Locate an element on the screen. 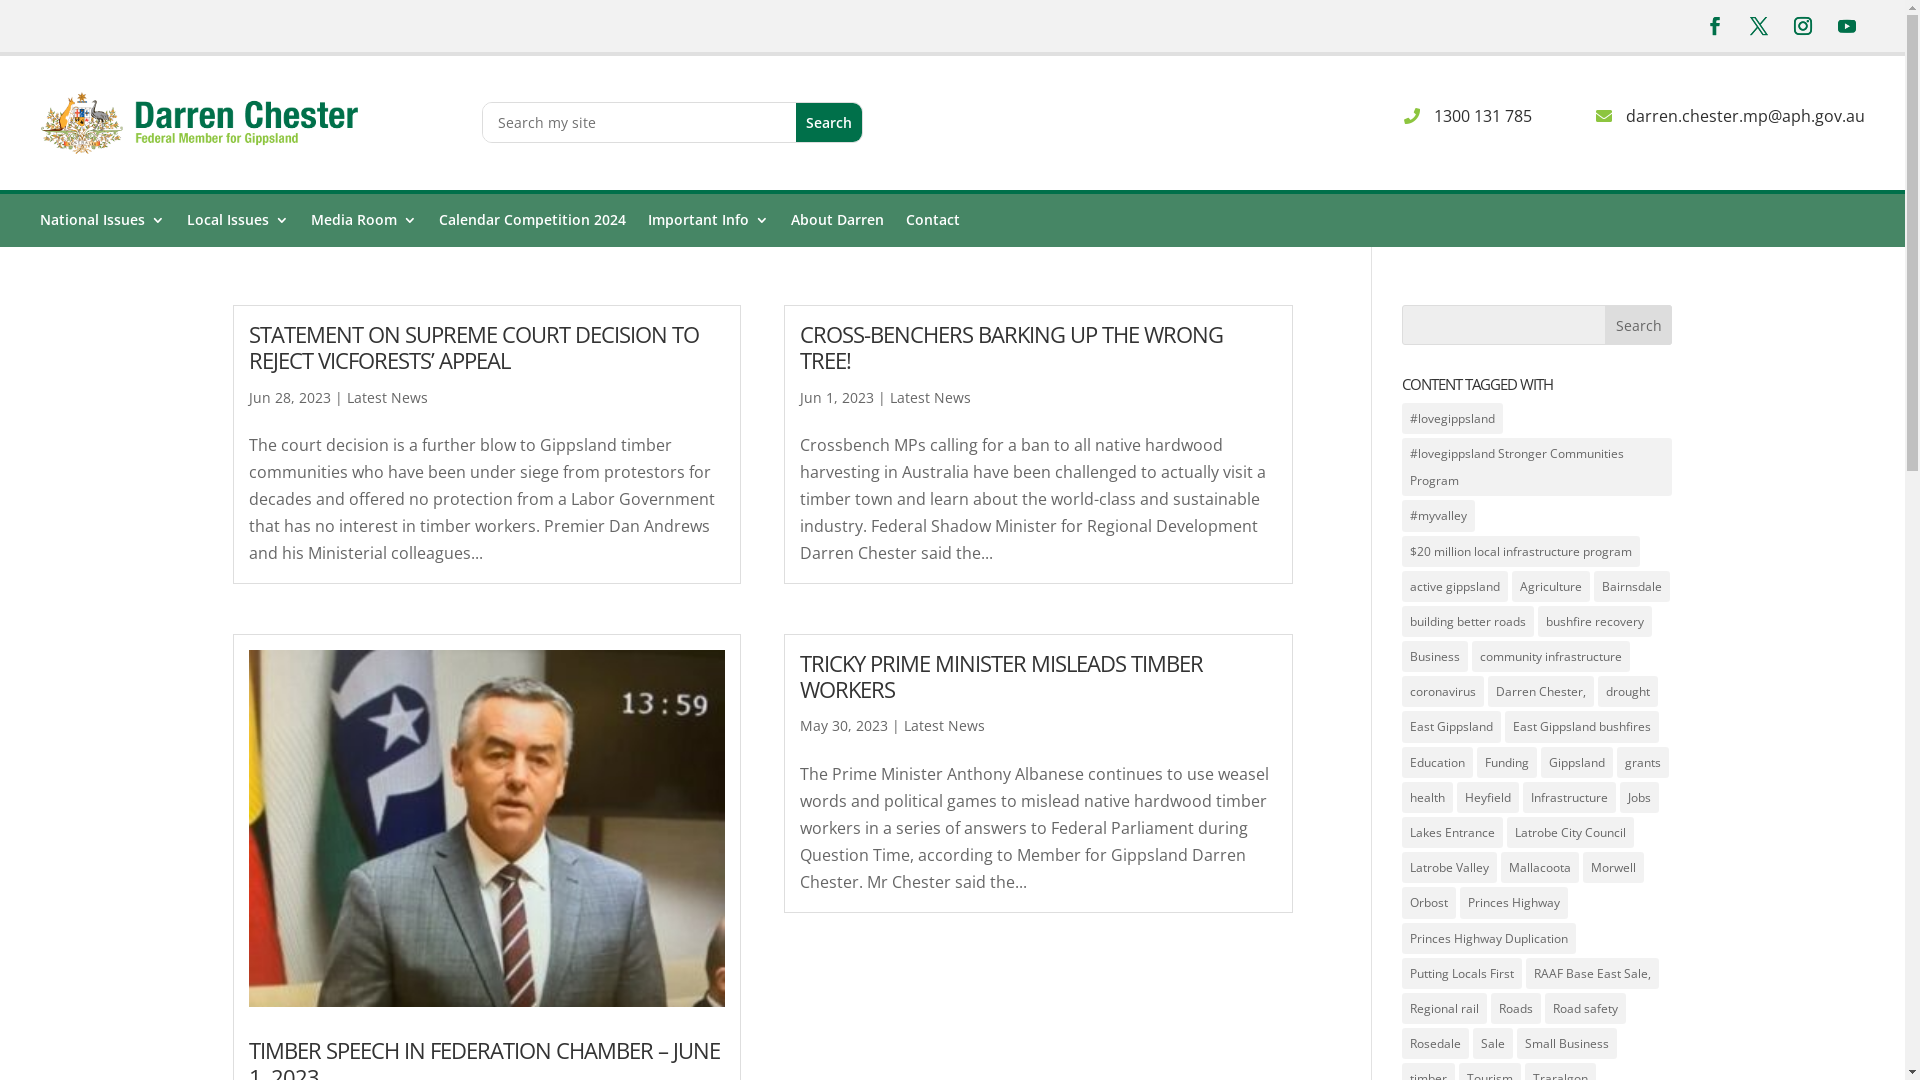  'Follow on Instagram' is located at coordinates (1803, 26).